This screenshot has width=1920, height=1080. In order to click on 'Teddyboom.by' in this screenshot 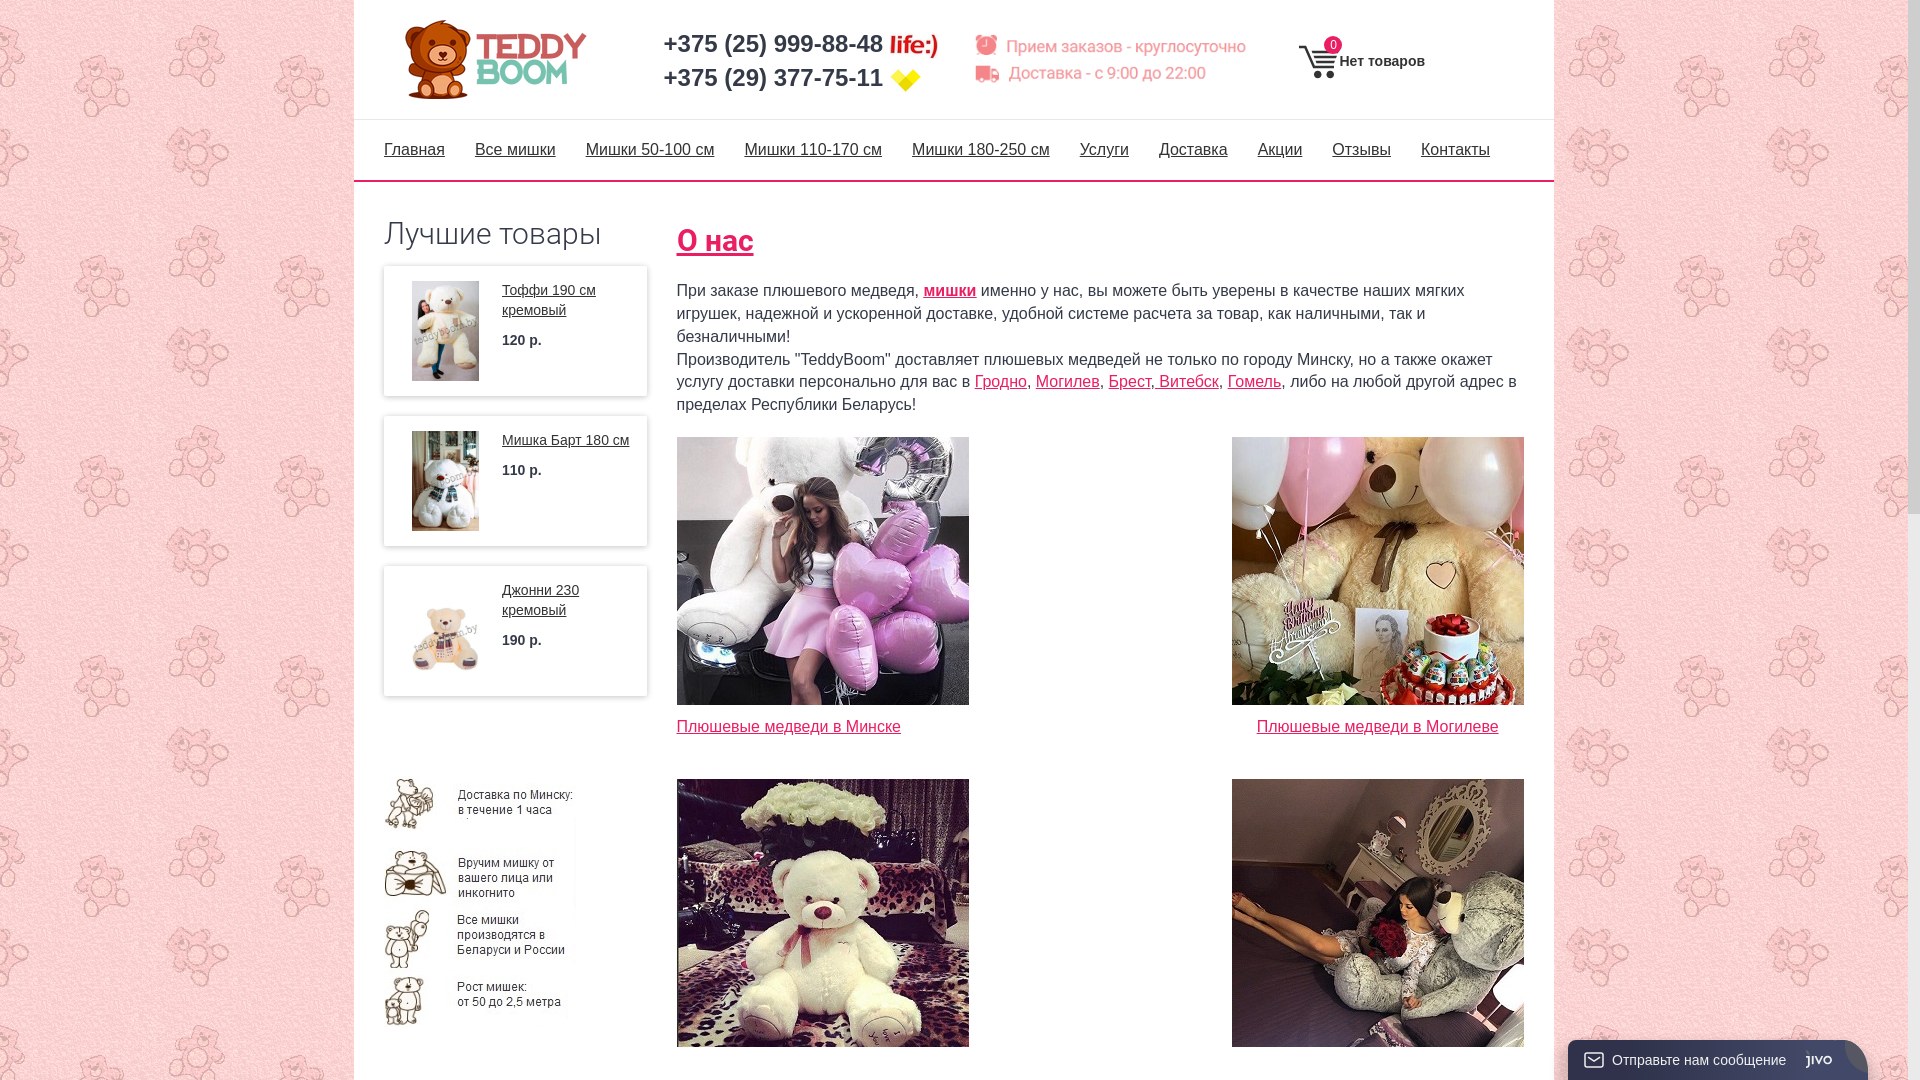, I will do `click(508, 58)`.